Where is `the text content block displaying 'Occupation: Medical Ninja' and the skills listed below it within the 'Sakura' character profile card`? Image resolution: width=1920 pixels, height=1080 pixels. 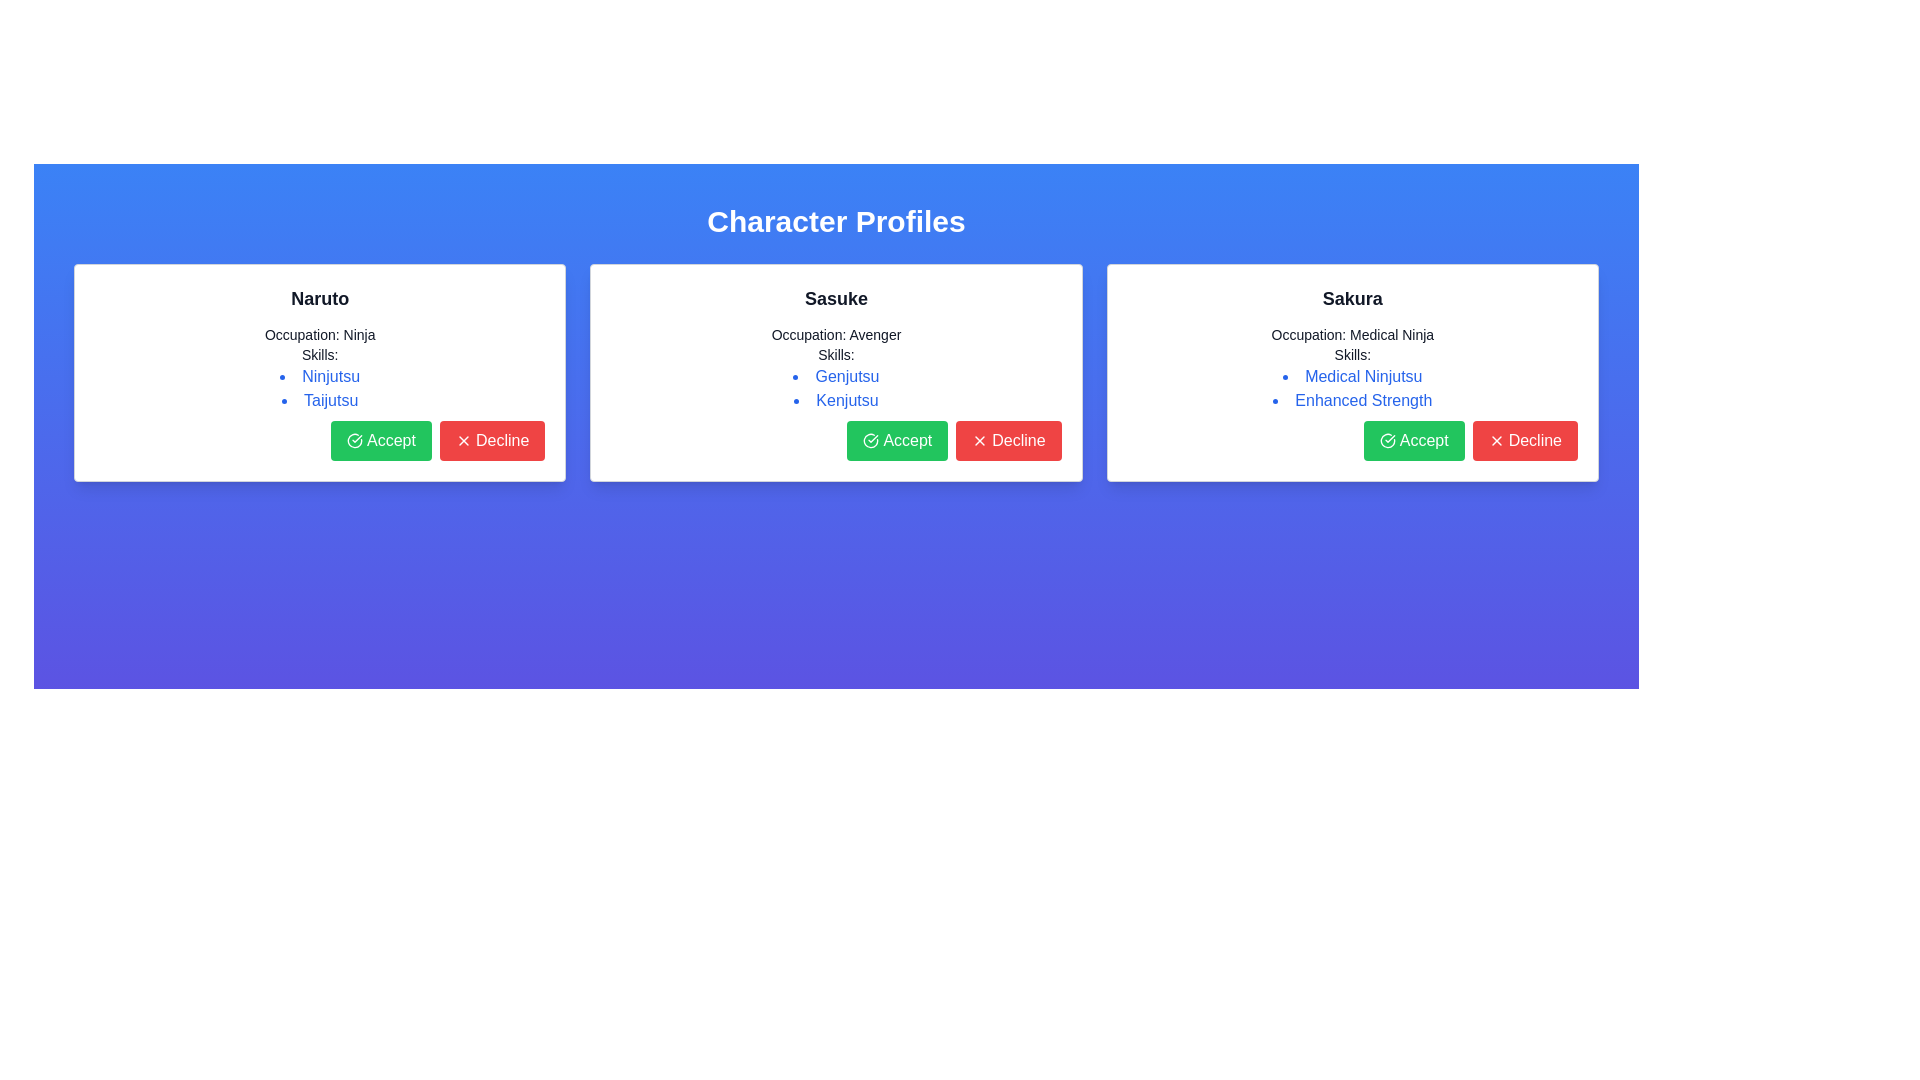
the text content block displaying 'Occupation: Medical Ninja' and the skills listed below it within the 'Sakura' character profile card is located at coordinates (1352, 369).